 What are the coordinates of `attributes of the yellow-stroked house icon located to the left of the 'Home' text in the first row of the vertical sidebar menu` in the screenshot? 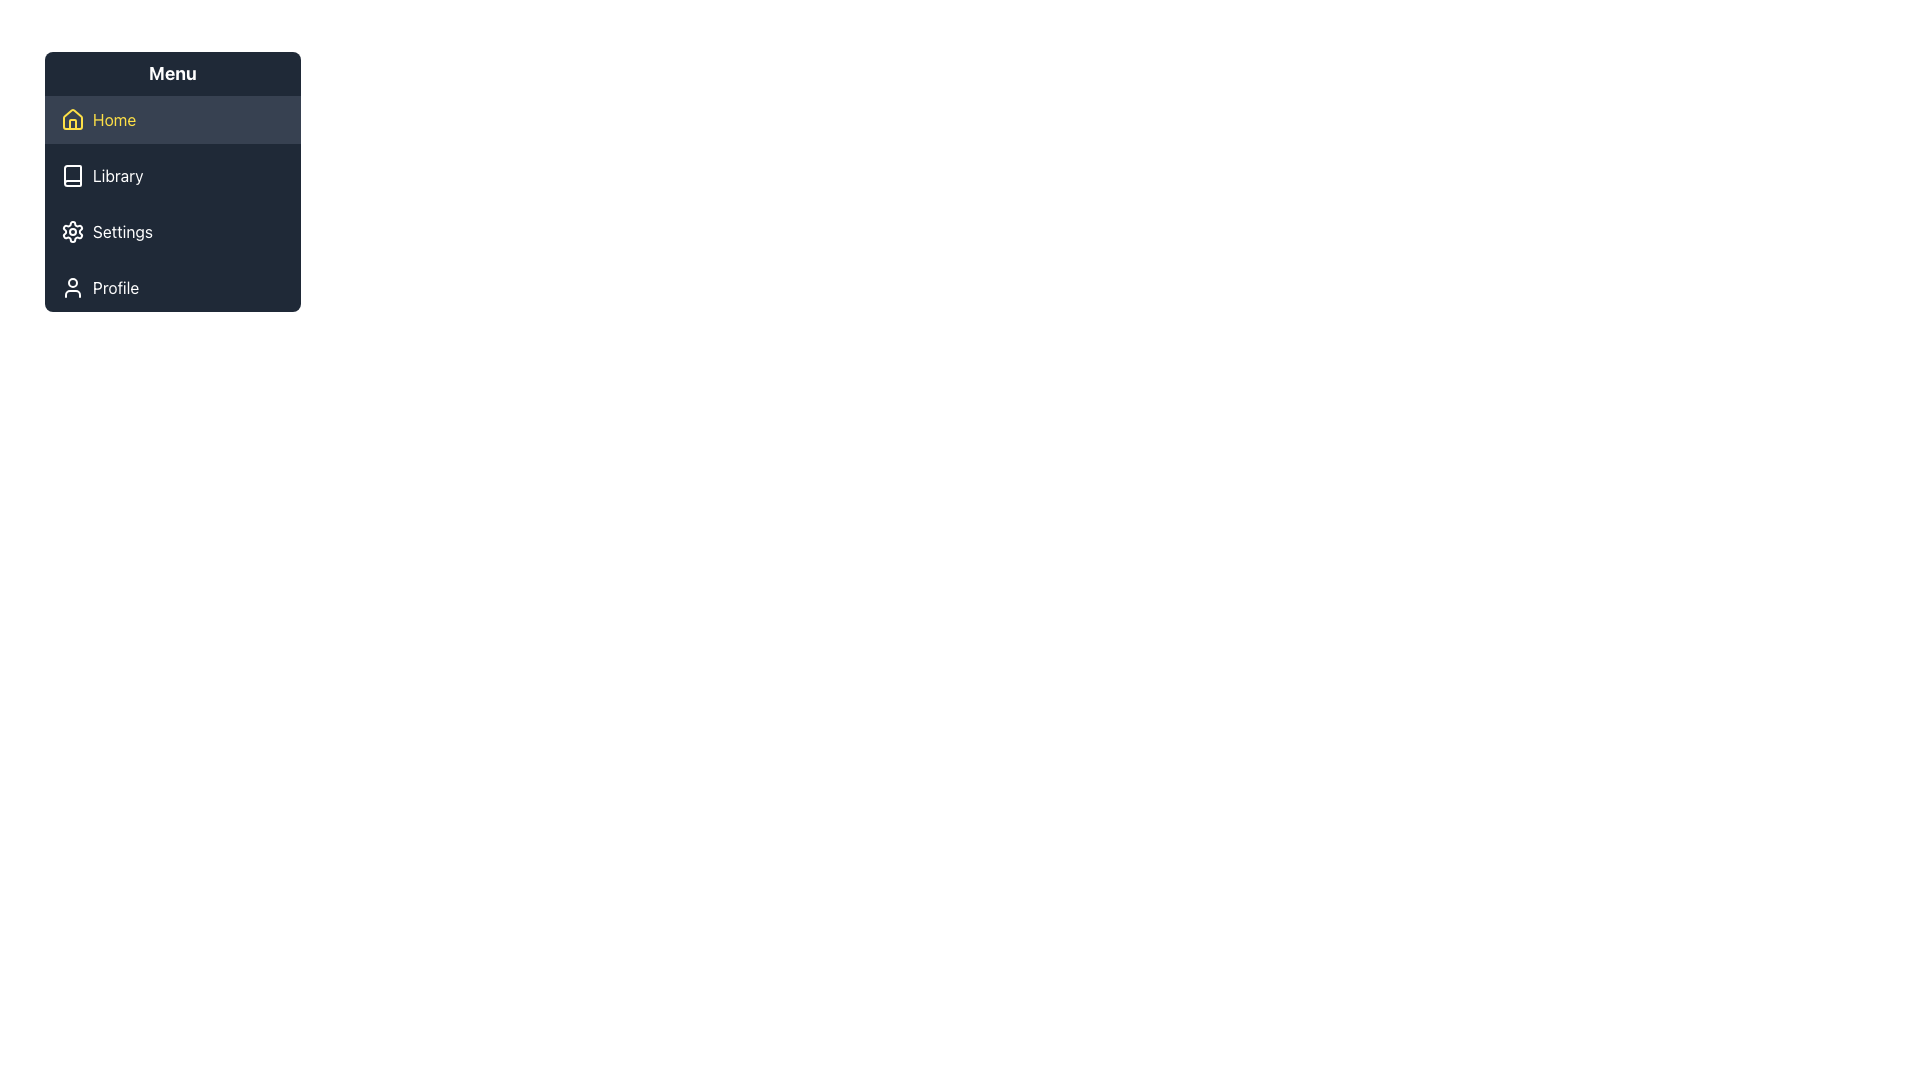 It's located at (72, 119).